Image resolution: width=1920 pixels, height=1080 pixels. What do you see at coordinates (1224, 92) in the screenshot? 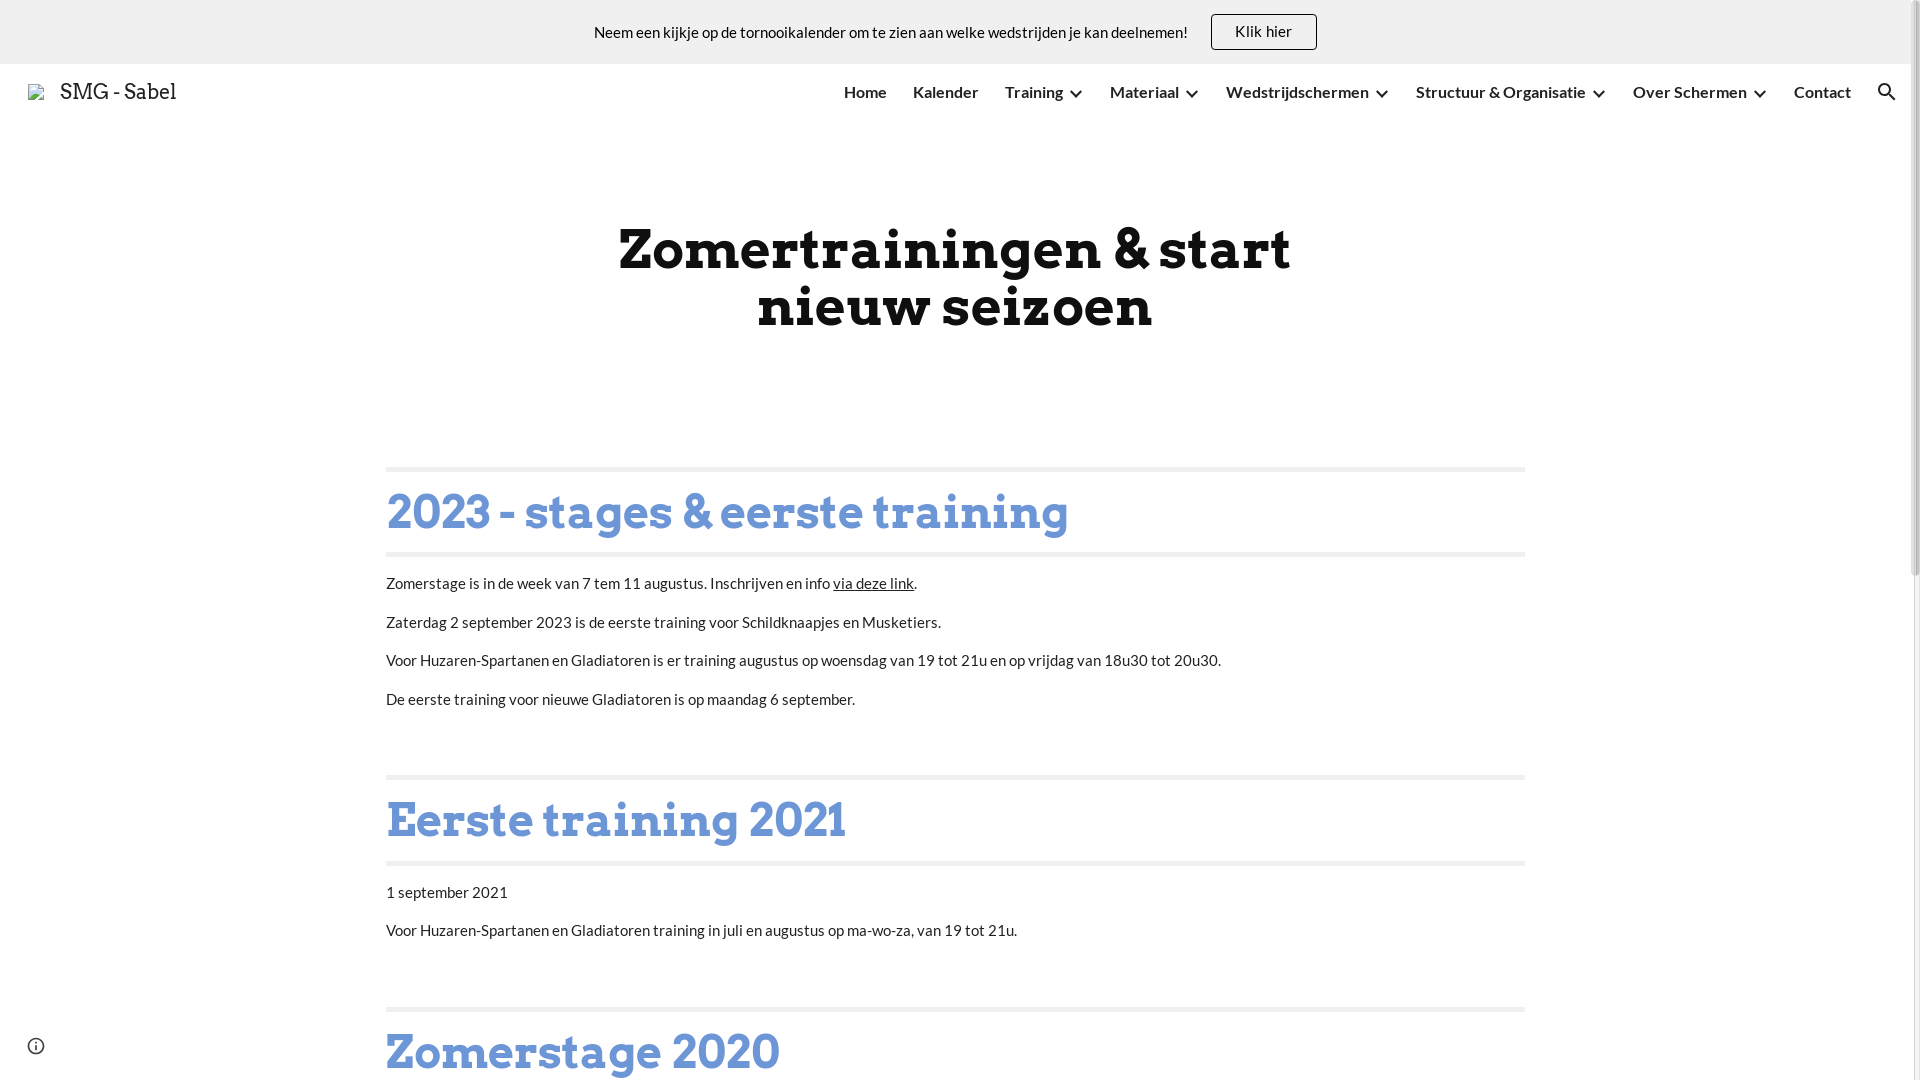
I see `'Wedstrijdschermen'` at bounding box center [1224, 92].